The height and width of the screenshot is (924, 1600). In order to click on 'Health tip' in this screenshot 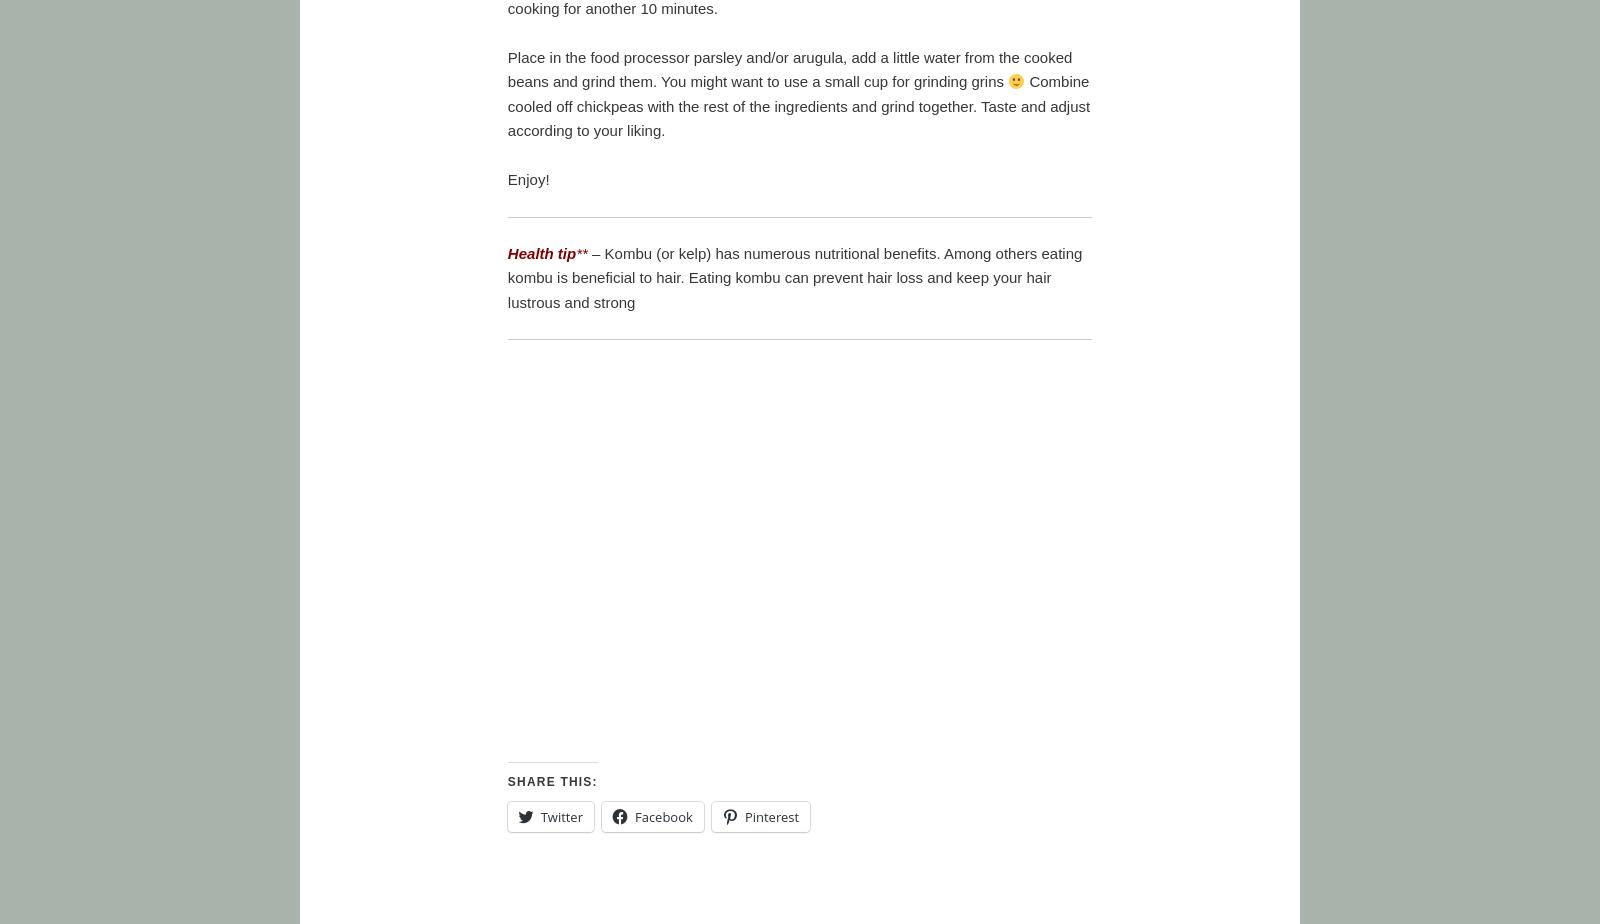, I will do `click(506, 251)`.